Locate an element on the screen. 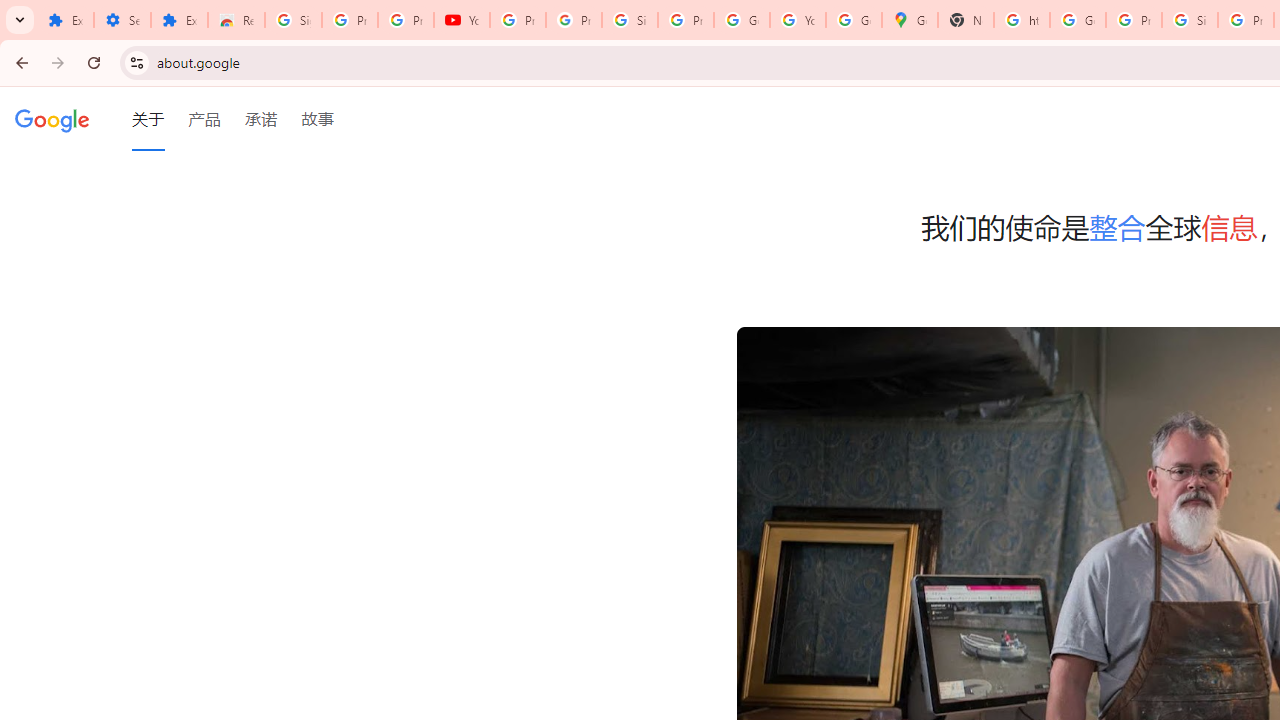  'Reload' is located at coordinates (93, 61).